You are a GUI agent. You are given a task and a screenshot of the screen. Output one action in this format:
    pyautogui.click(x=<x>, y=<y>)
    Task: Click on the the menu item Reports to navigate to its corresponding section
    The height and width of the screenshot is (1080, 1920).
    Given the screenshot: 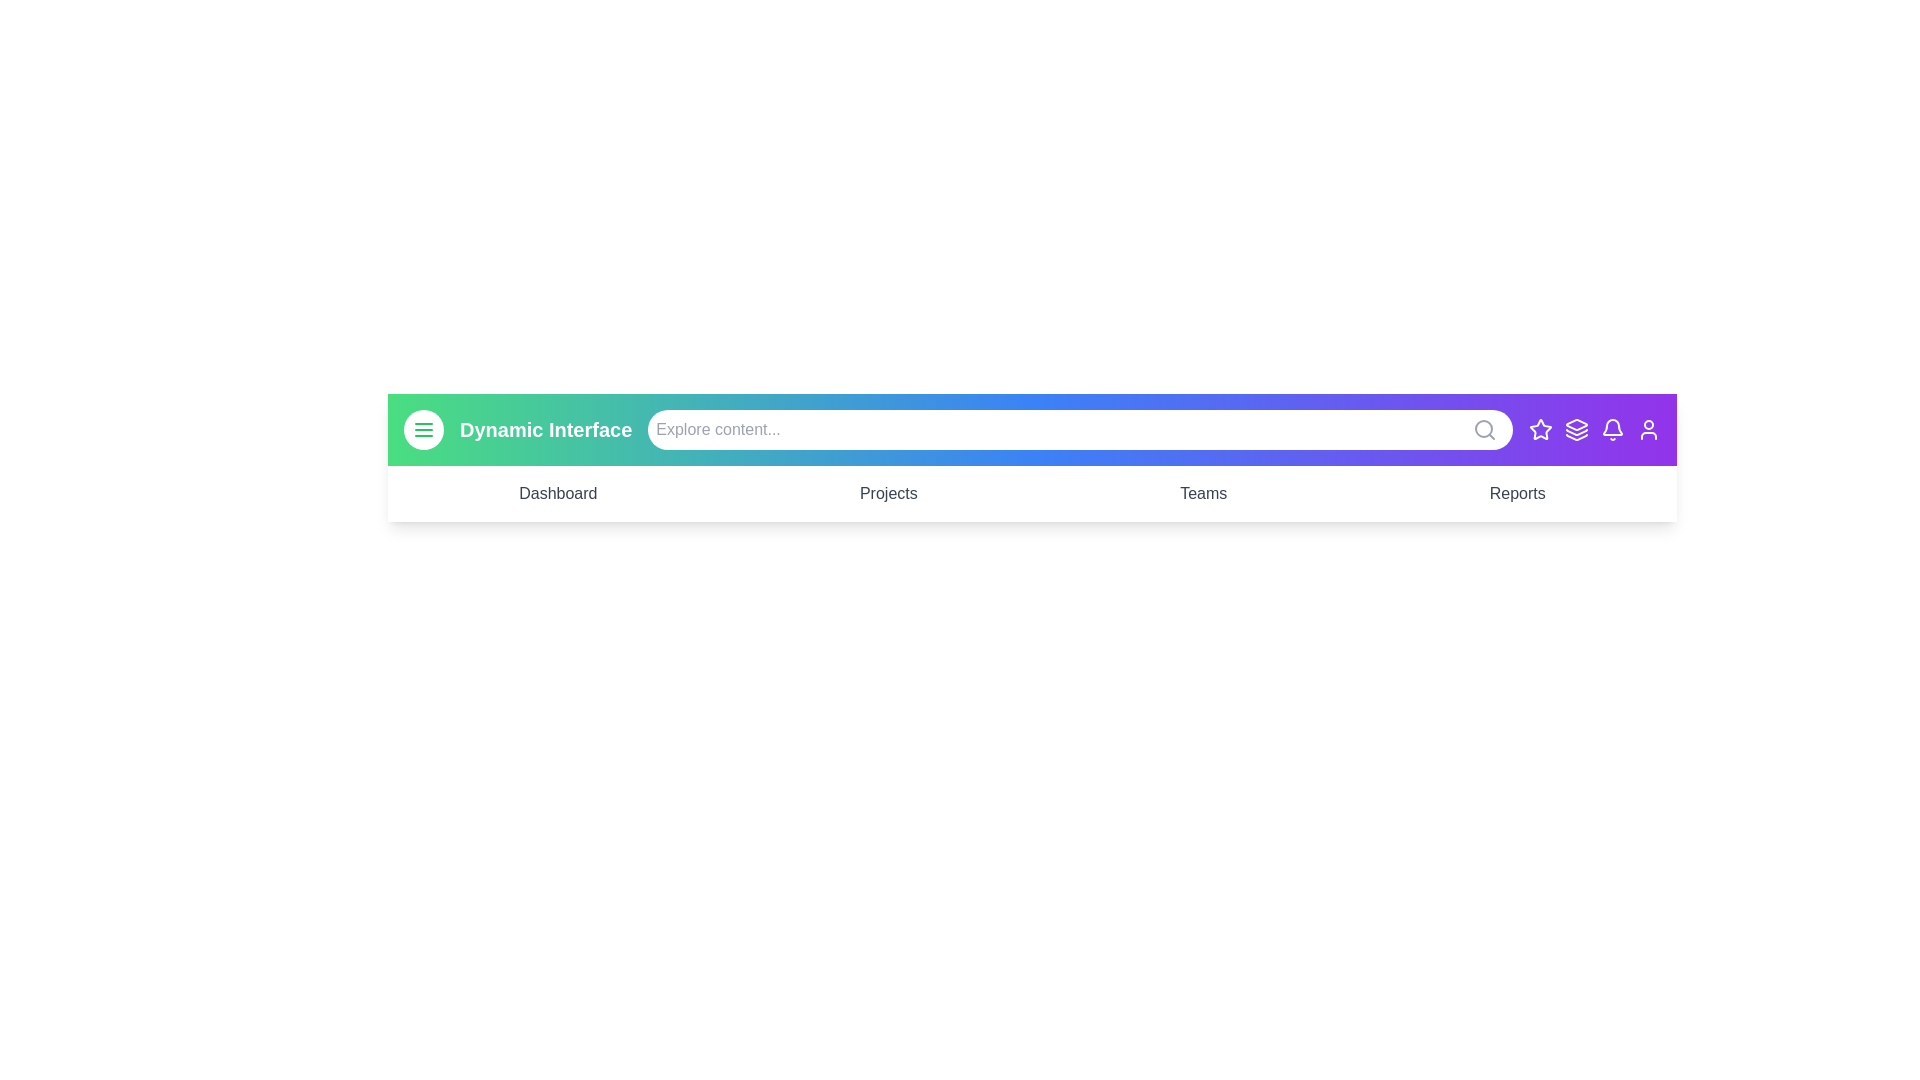 What is the action you would take?
    pyautogui.click(x=1516, y=493)
    